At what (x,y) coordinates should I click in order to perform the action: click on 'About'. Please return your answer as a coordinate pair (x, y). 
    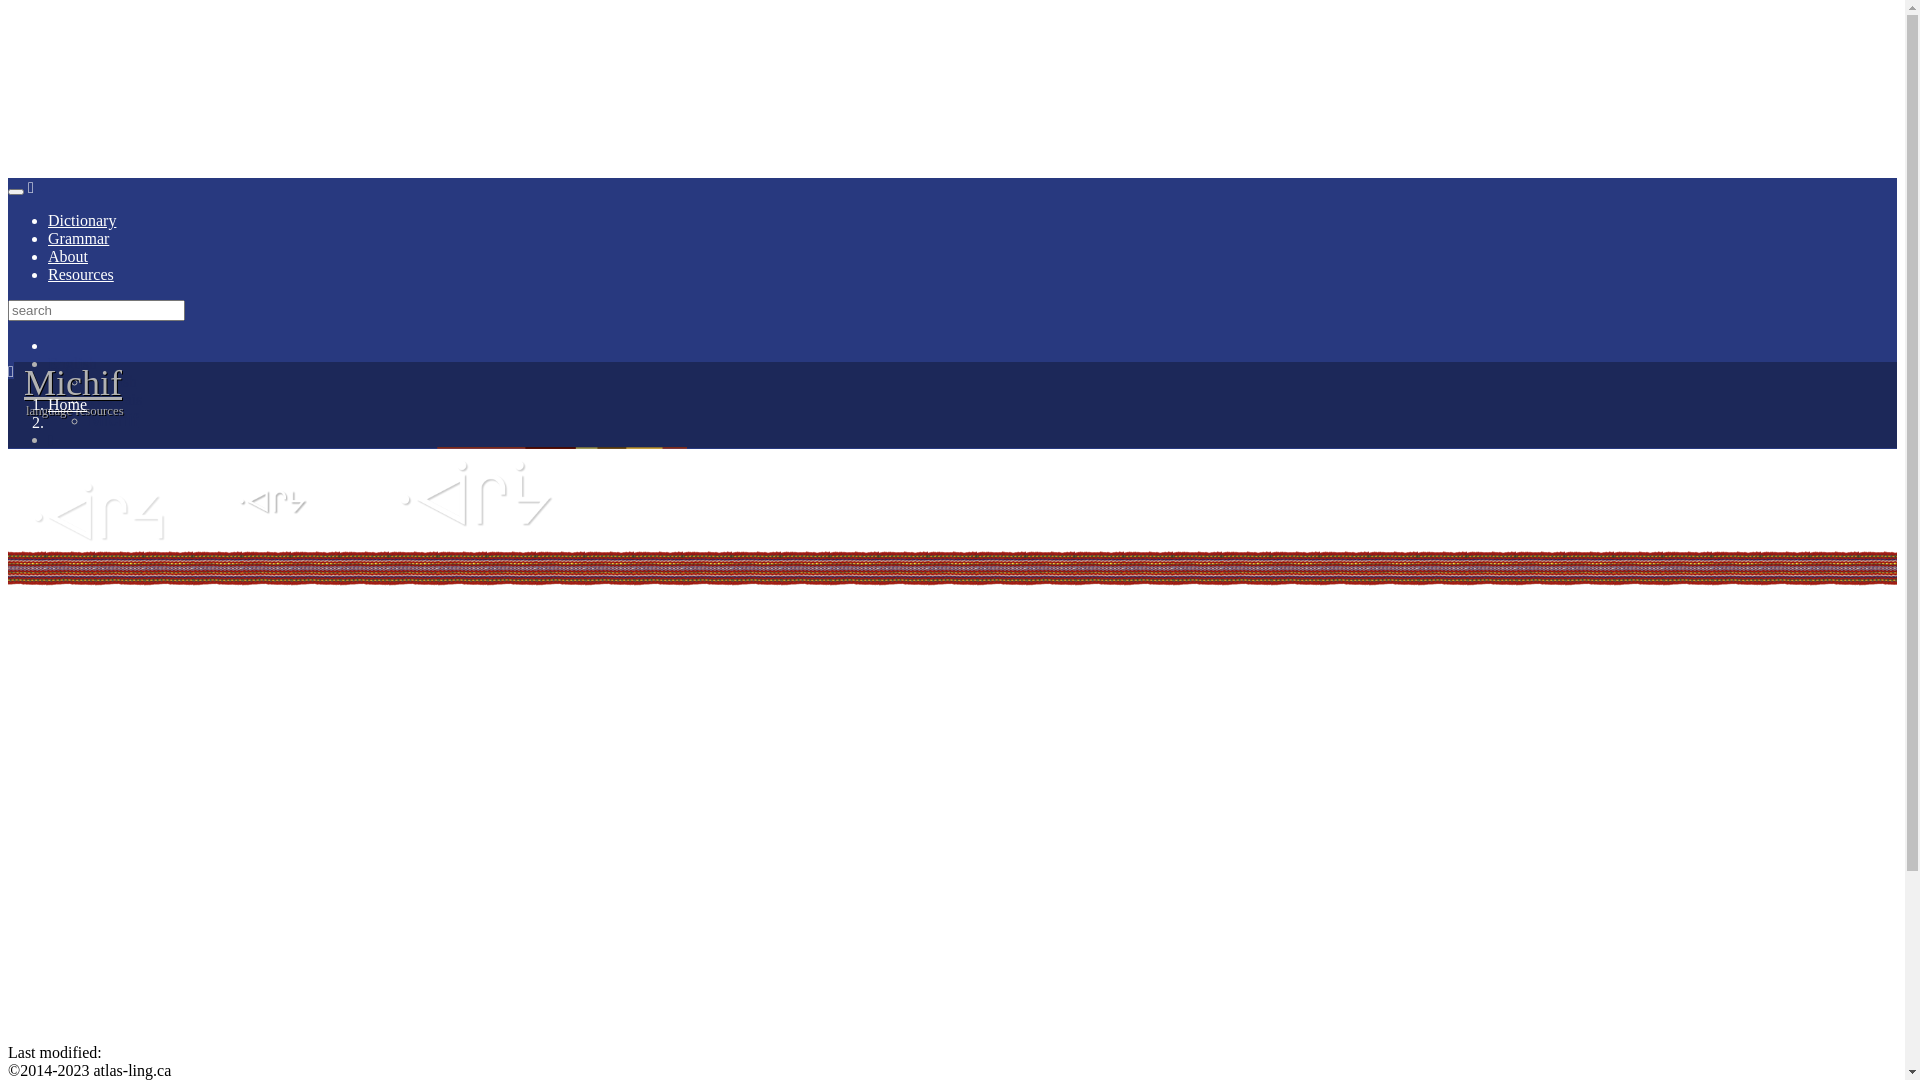
    Looking at the image, I should click on (67, 255).